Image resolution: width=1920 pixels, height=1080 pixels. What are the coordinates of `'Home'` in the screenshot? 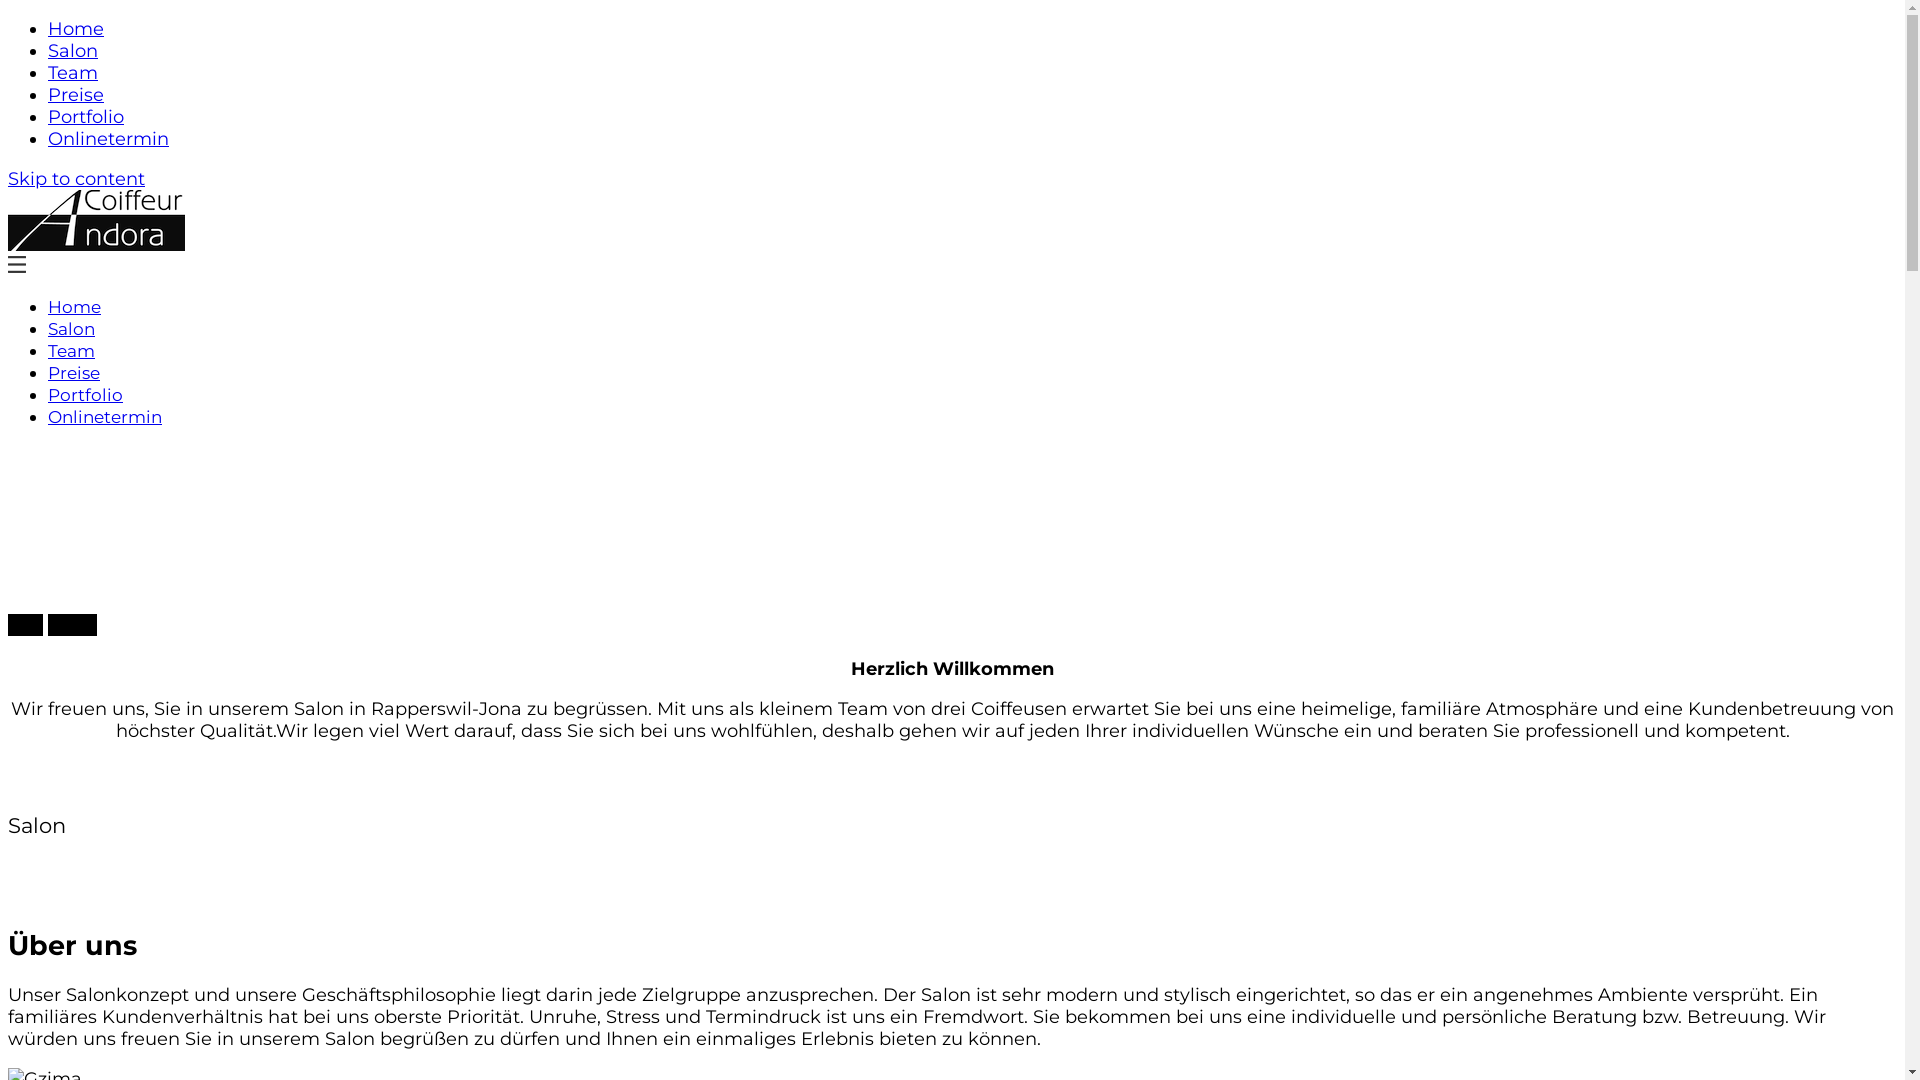 It's located at (74, 307).